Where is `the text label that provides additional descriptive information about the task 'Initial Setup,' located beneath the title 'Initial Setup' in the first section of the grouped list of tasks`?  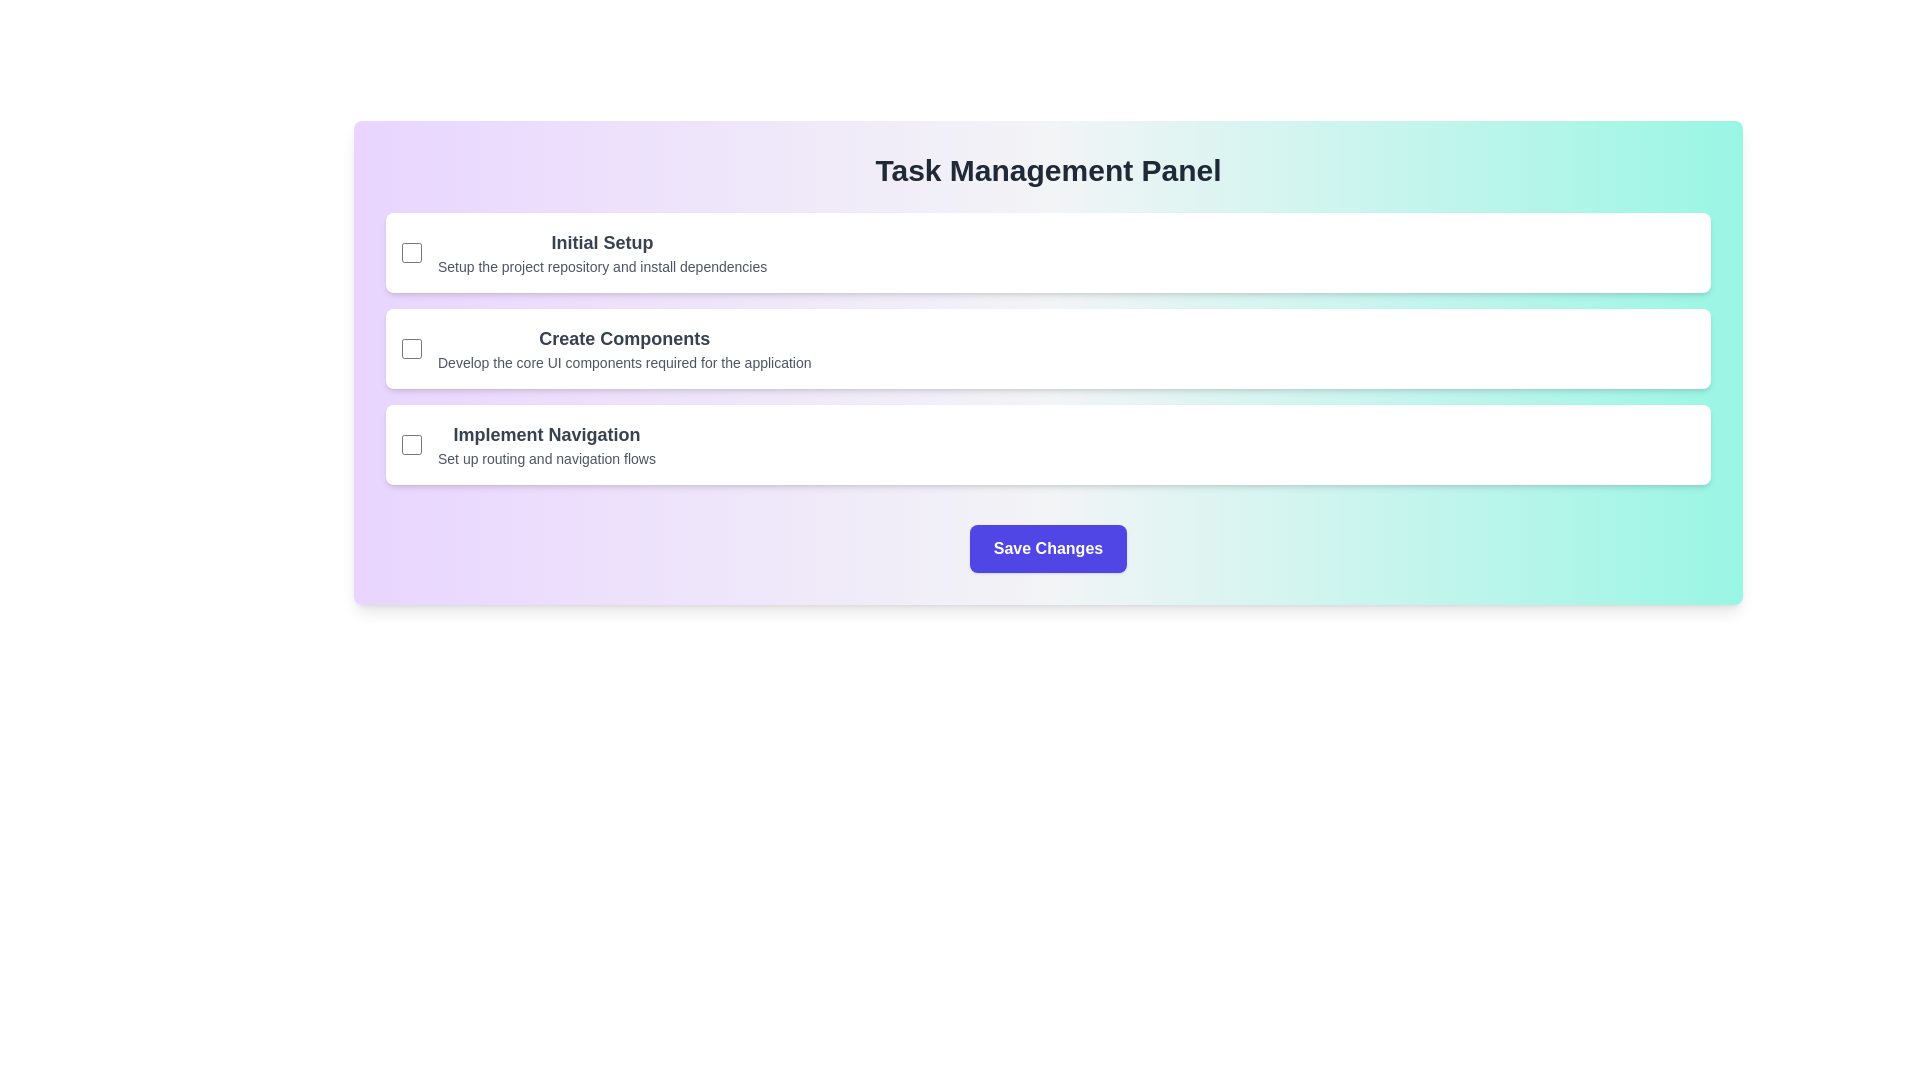
the text label that provides additional descriptive information about the task 'Initial Setup,' located beneath the title 'Initial Setup' in the first section of the grouped list of tasks is located at coordinates (601, 265).